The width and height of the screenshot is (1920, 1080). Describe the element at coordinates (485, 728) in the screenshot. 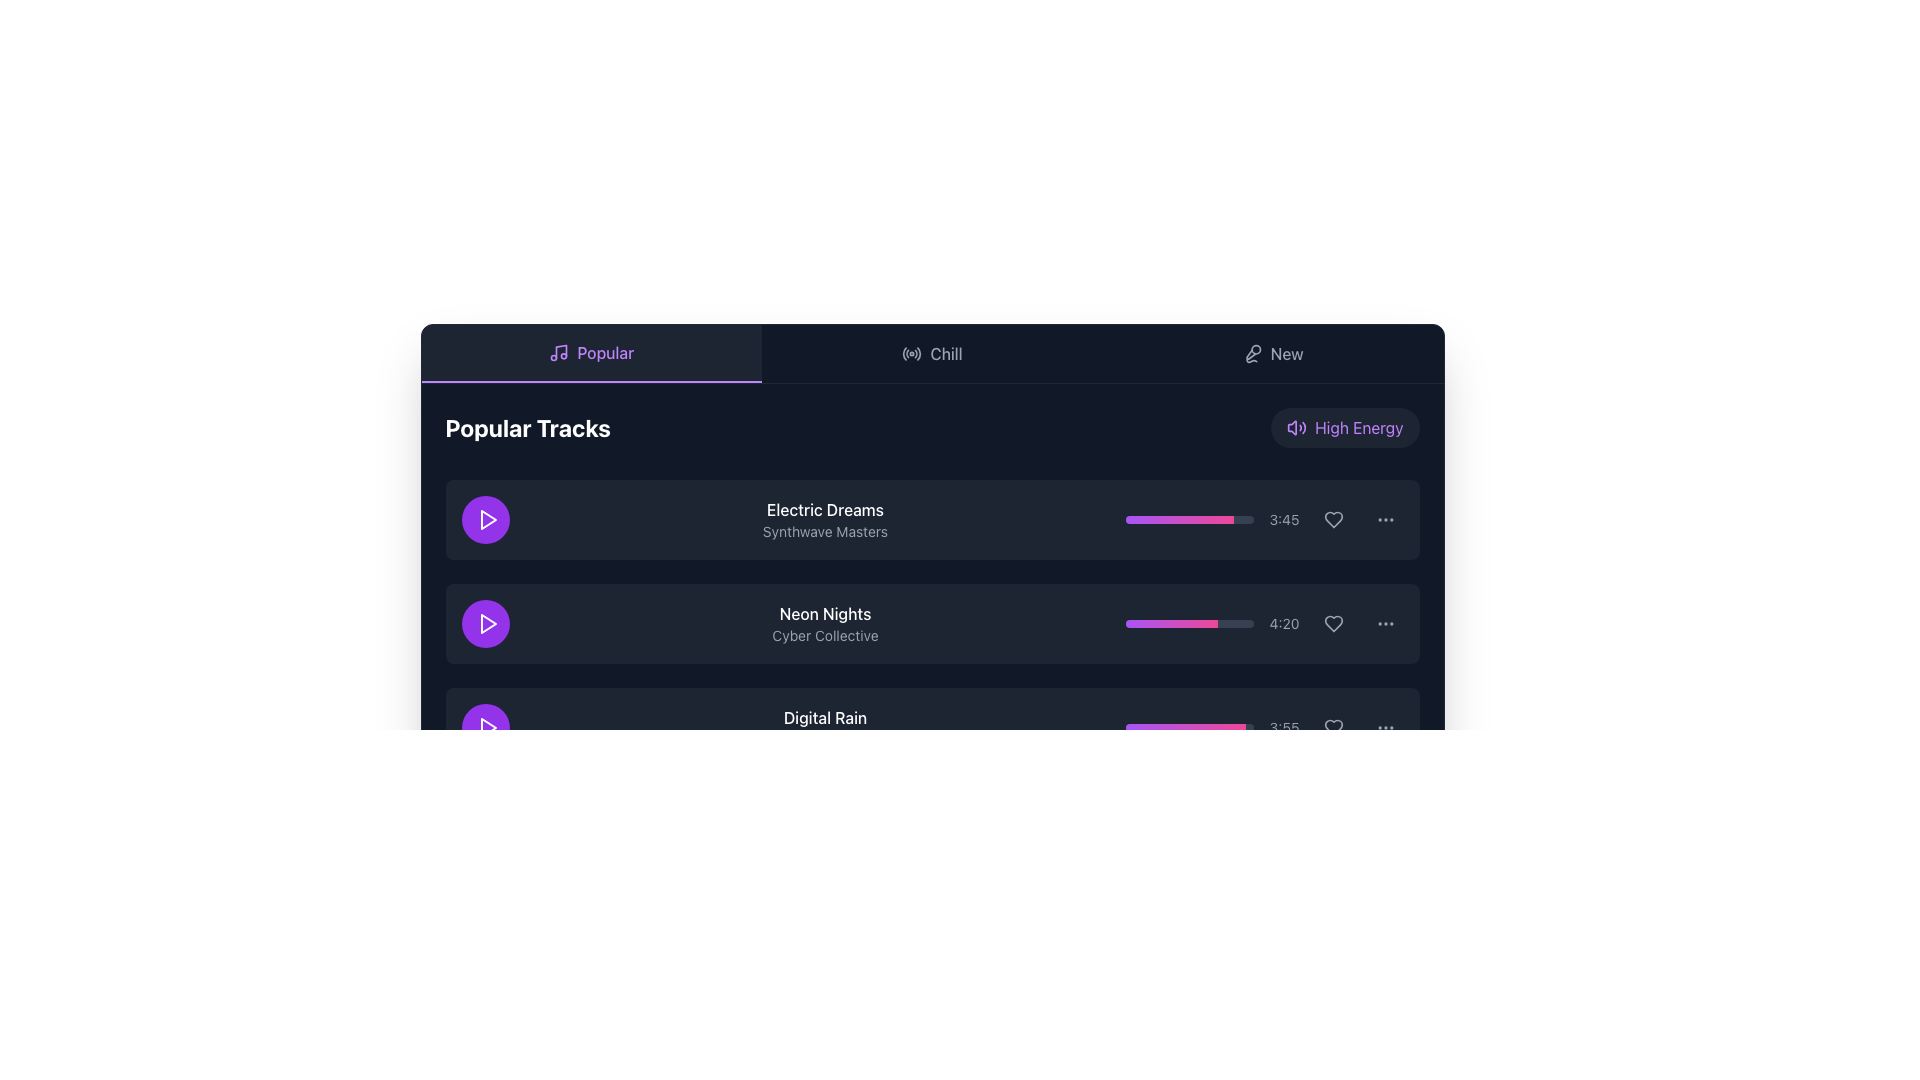

I see `the circular purple button with a white triangular play icon, which is the first interactive component of the 'Digital Rain' track section` at that location.